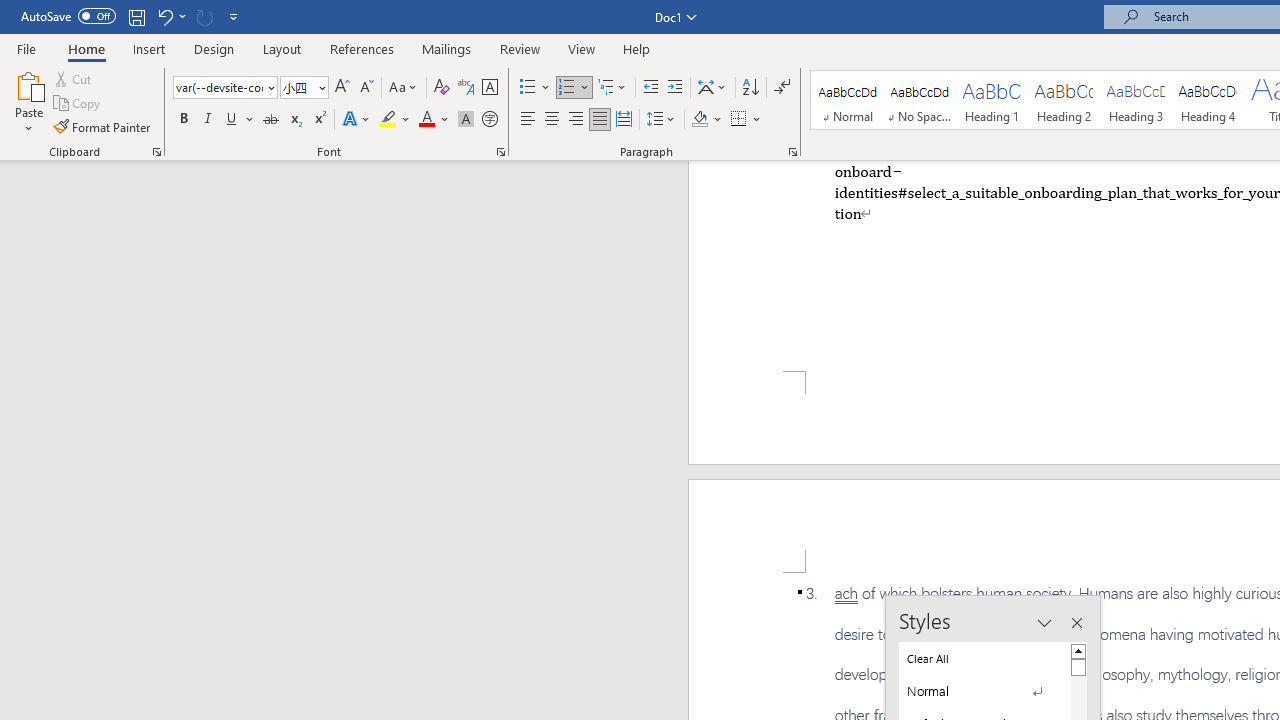 Image resolution: width=1280 pixels, height=720 pixels. I want to click on 'Grow Font', so click(342, 86).